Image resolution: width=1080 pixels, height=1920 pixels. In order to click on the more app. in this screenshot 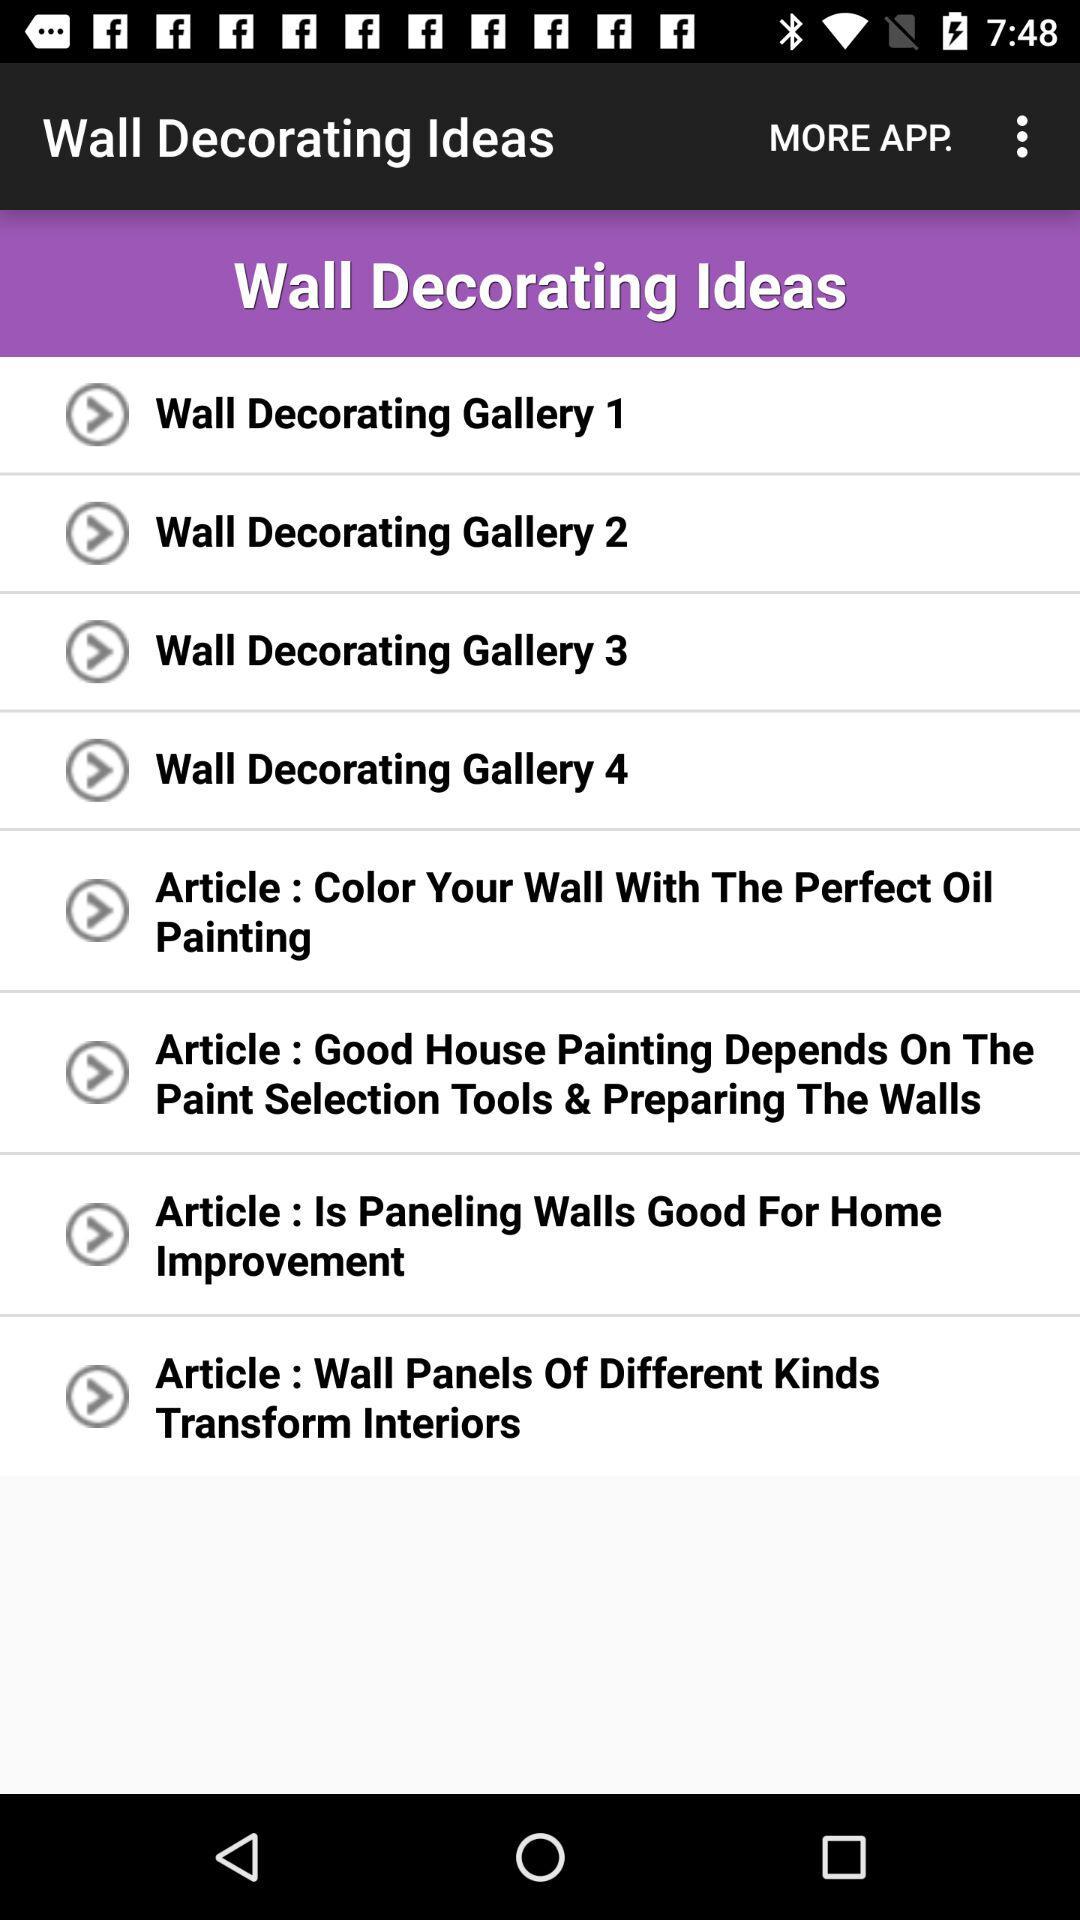, I will do `click(860, 135)`.